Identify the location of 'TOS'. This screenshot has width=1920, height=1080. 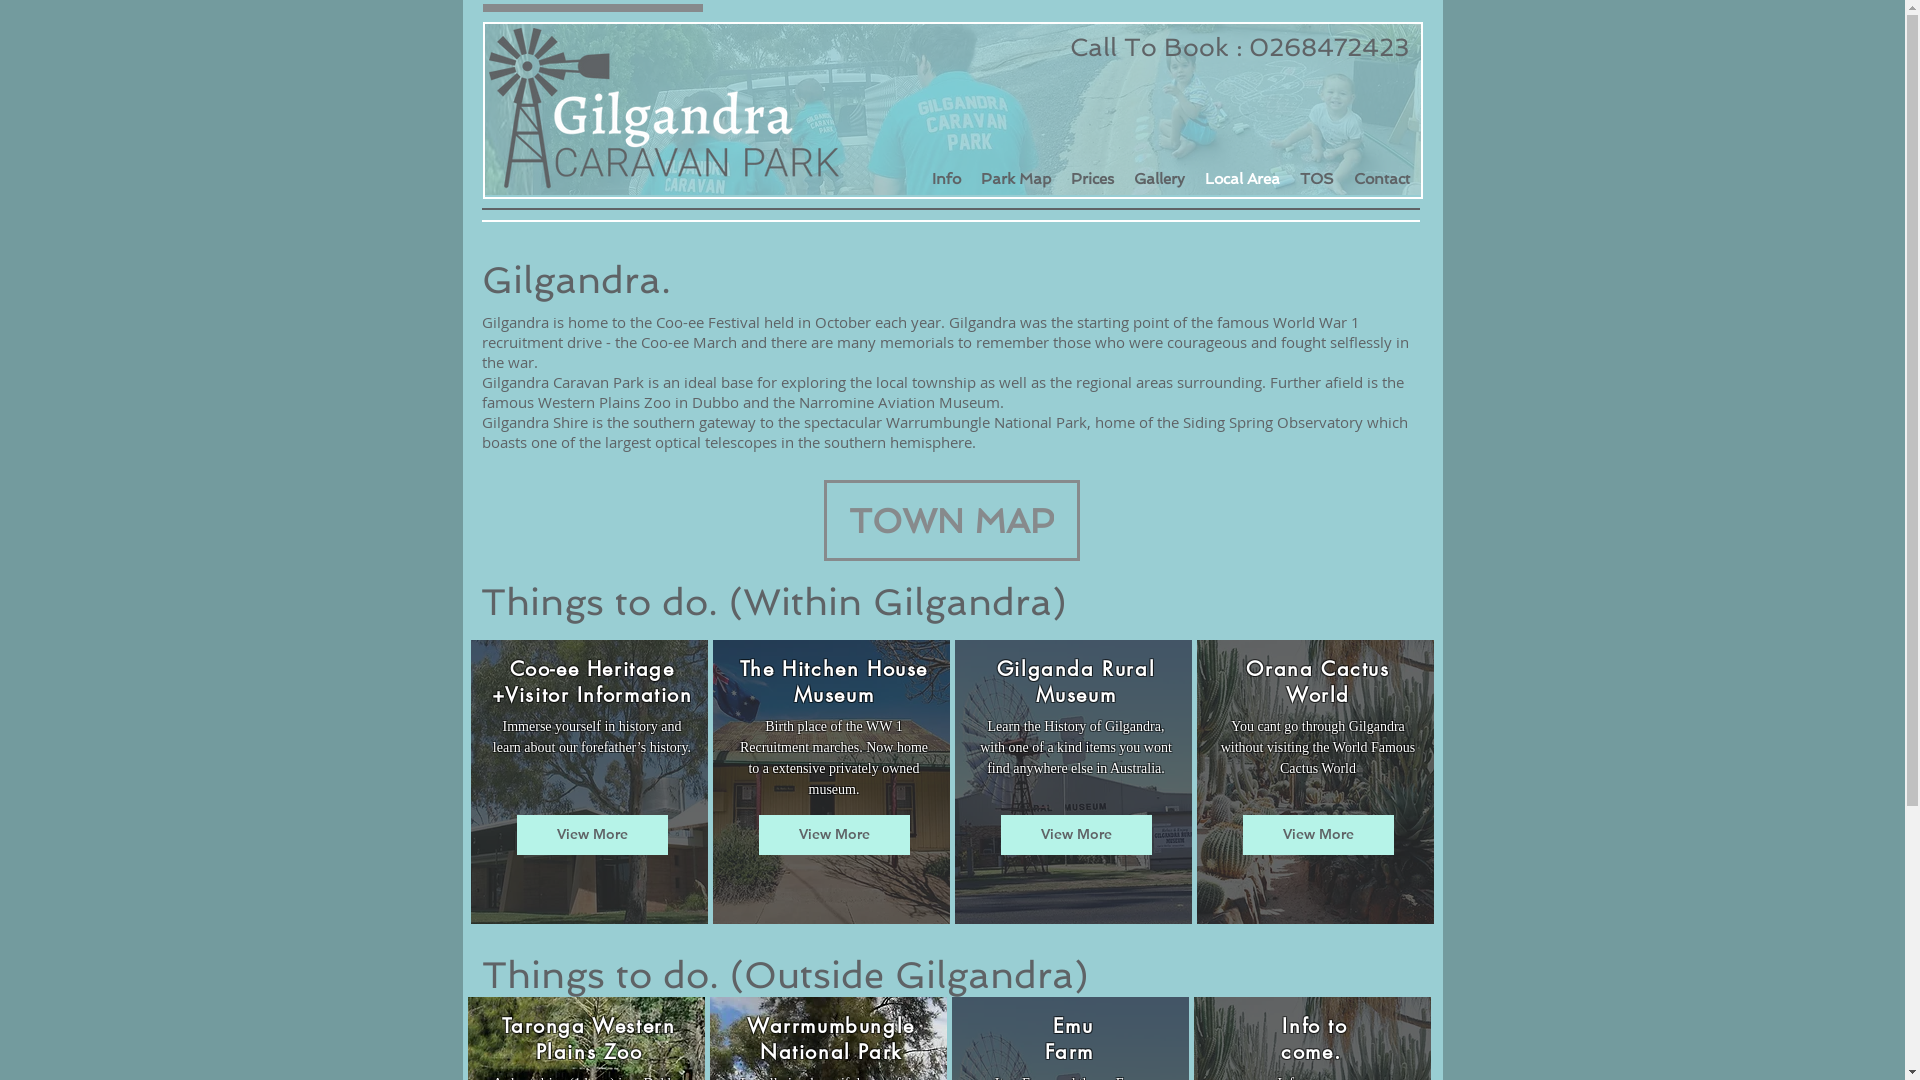
(1316, 177).